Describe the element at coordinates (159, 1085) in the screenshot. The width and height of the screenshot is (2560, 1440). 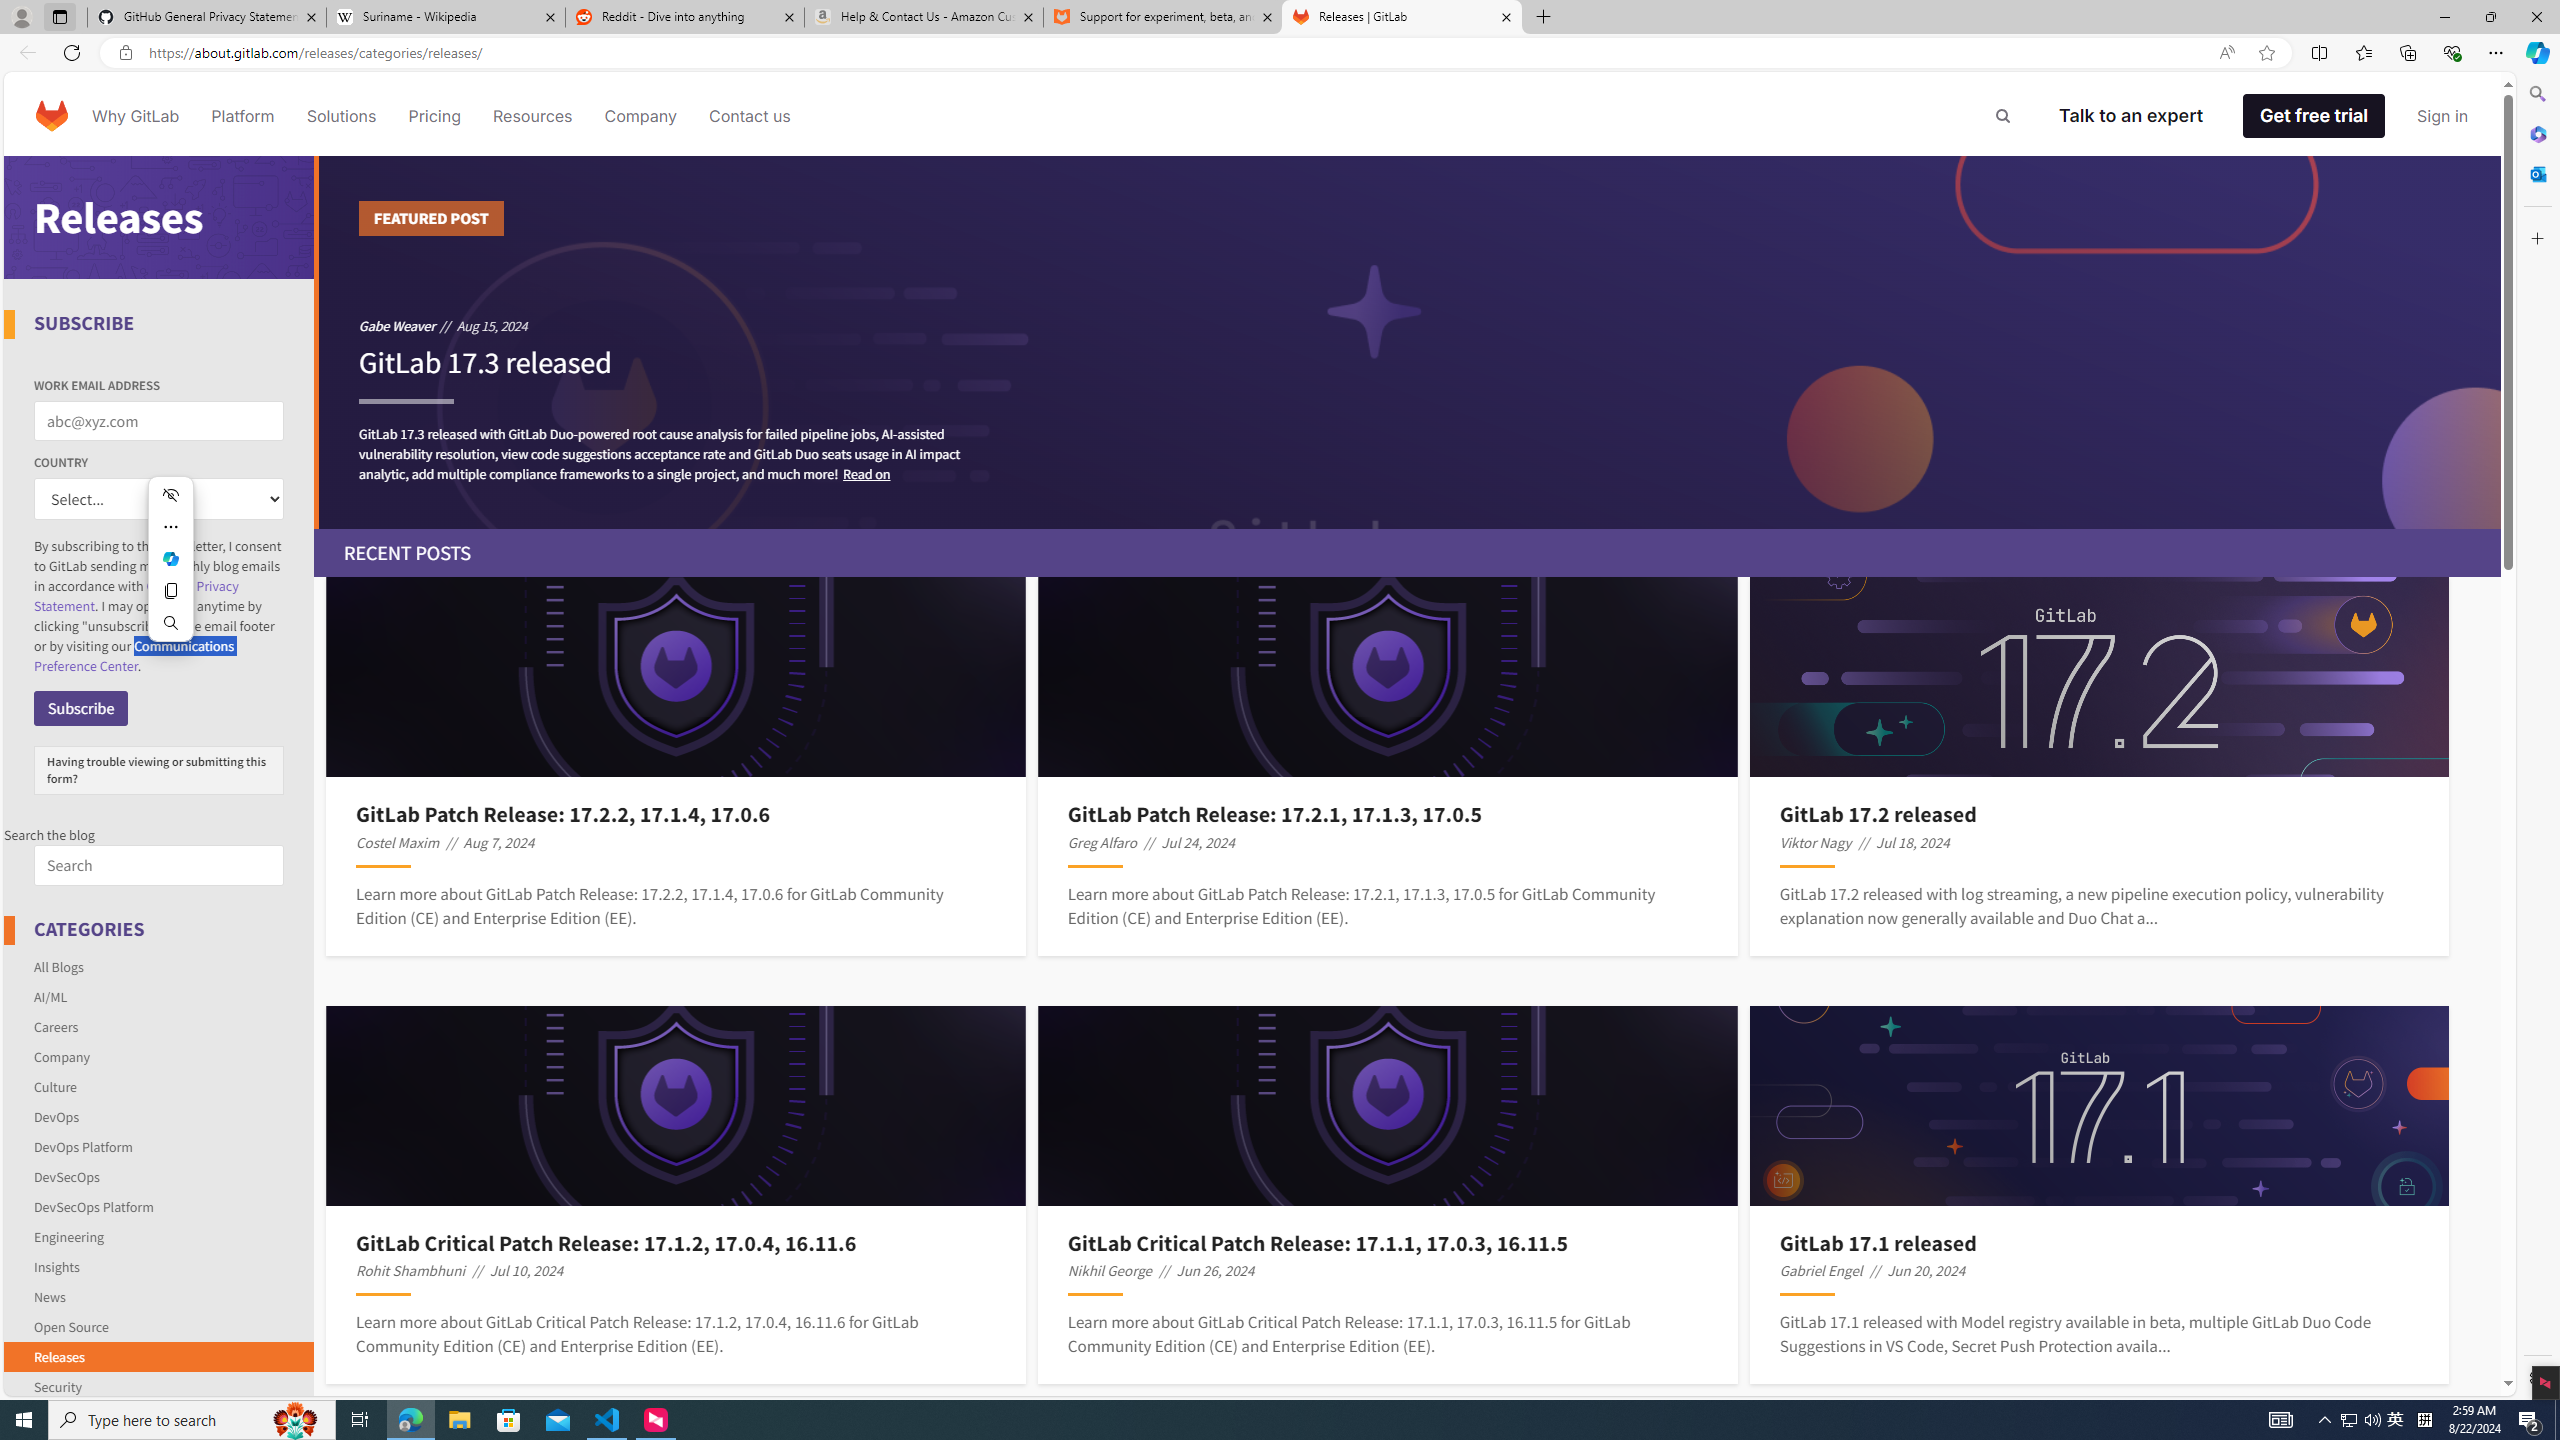
I see `'Culture'` at that location.